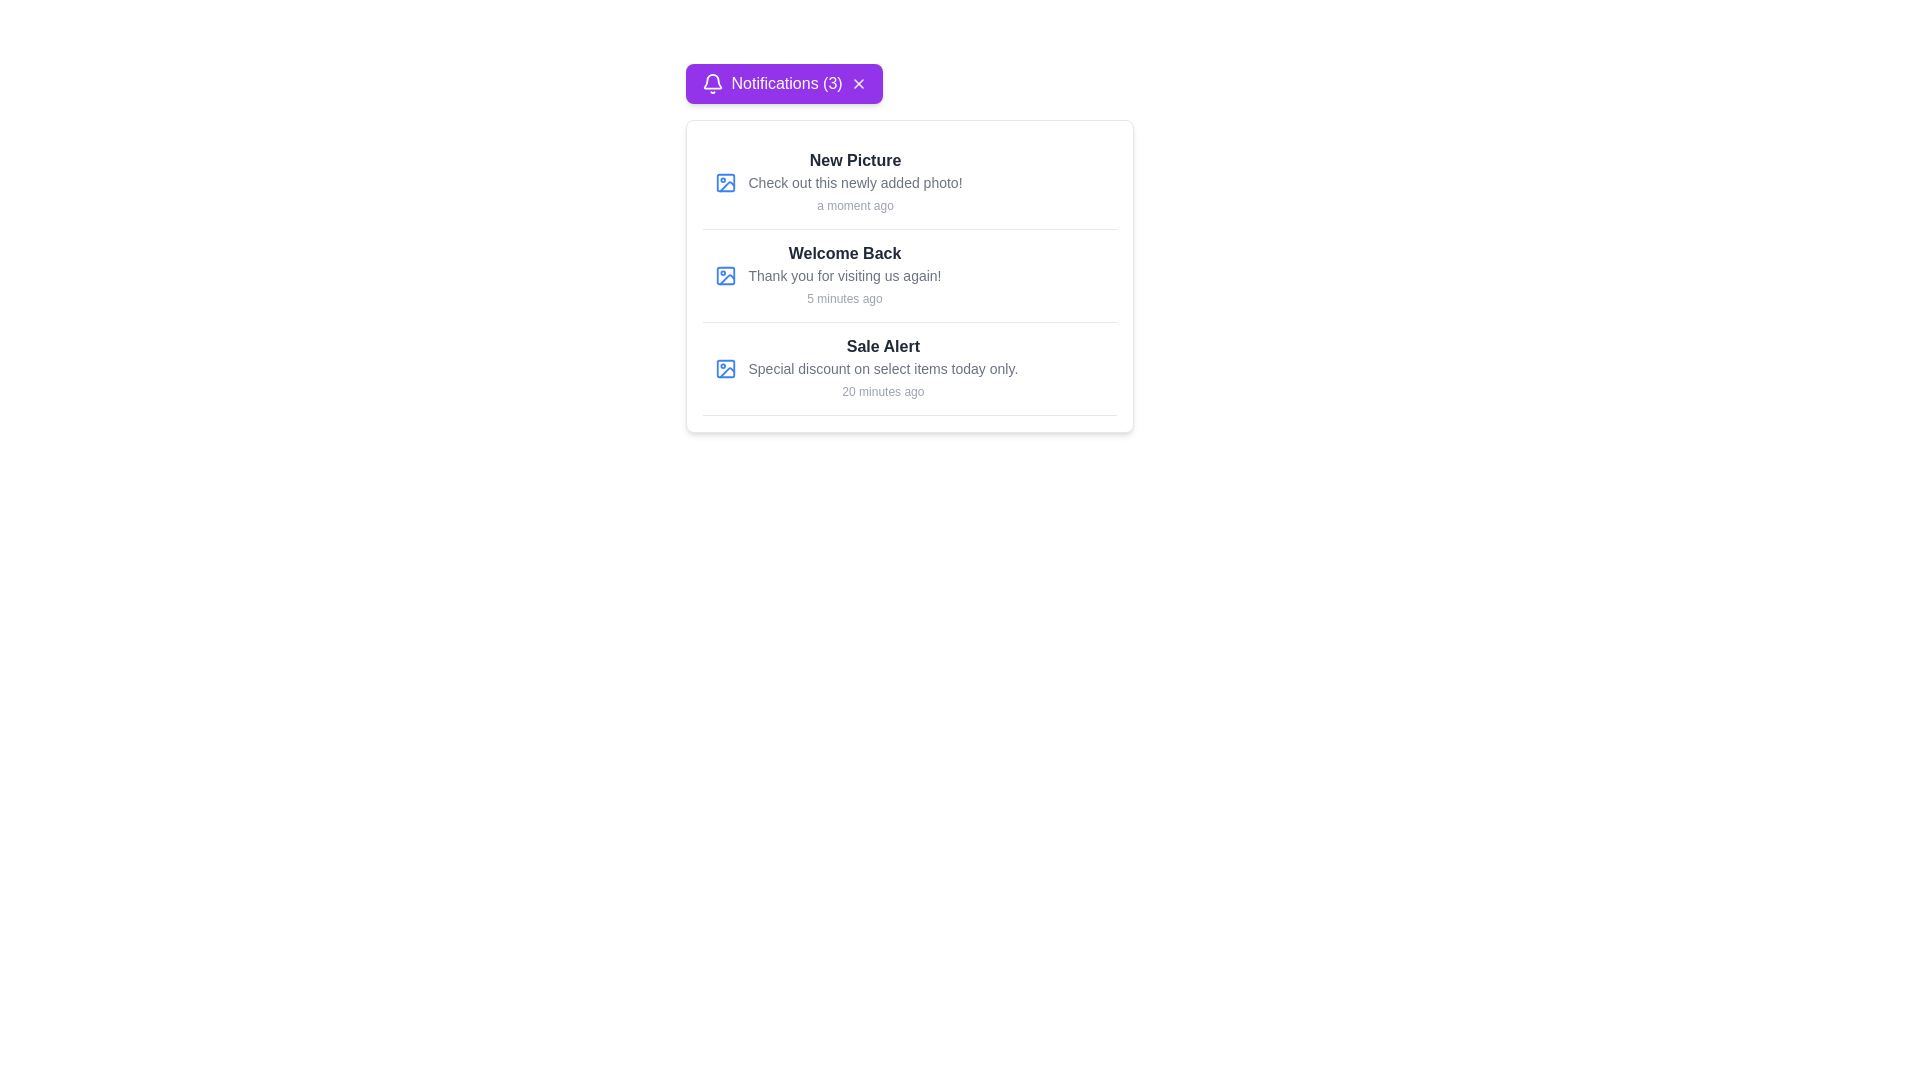 Image resolution: width=1920 pixels, height=1080 pixels. What do you see at coordinates (908, 369) in the screenshot?
I see `the 'Sale Alert' notification` at bounding box center [908, 369].